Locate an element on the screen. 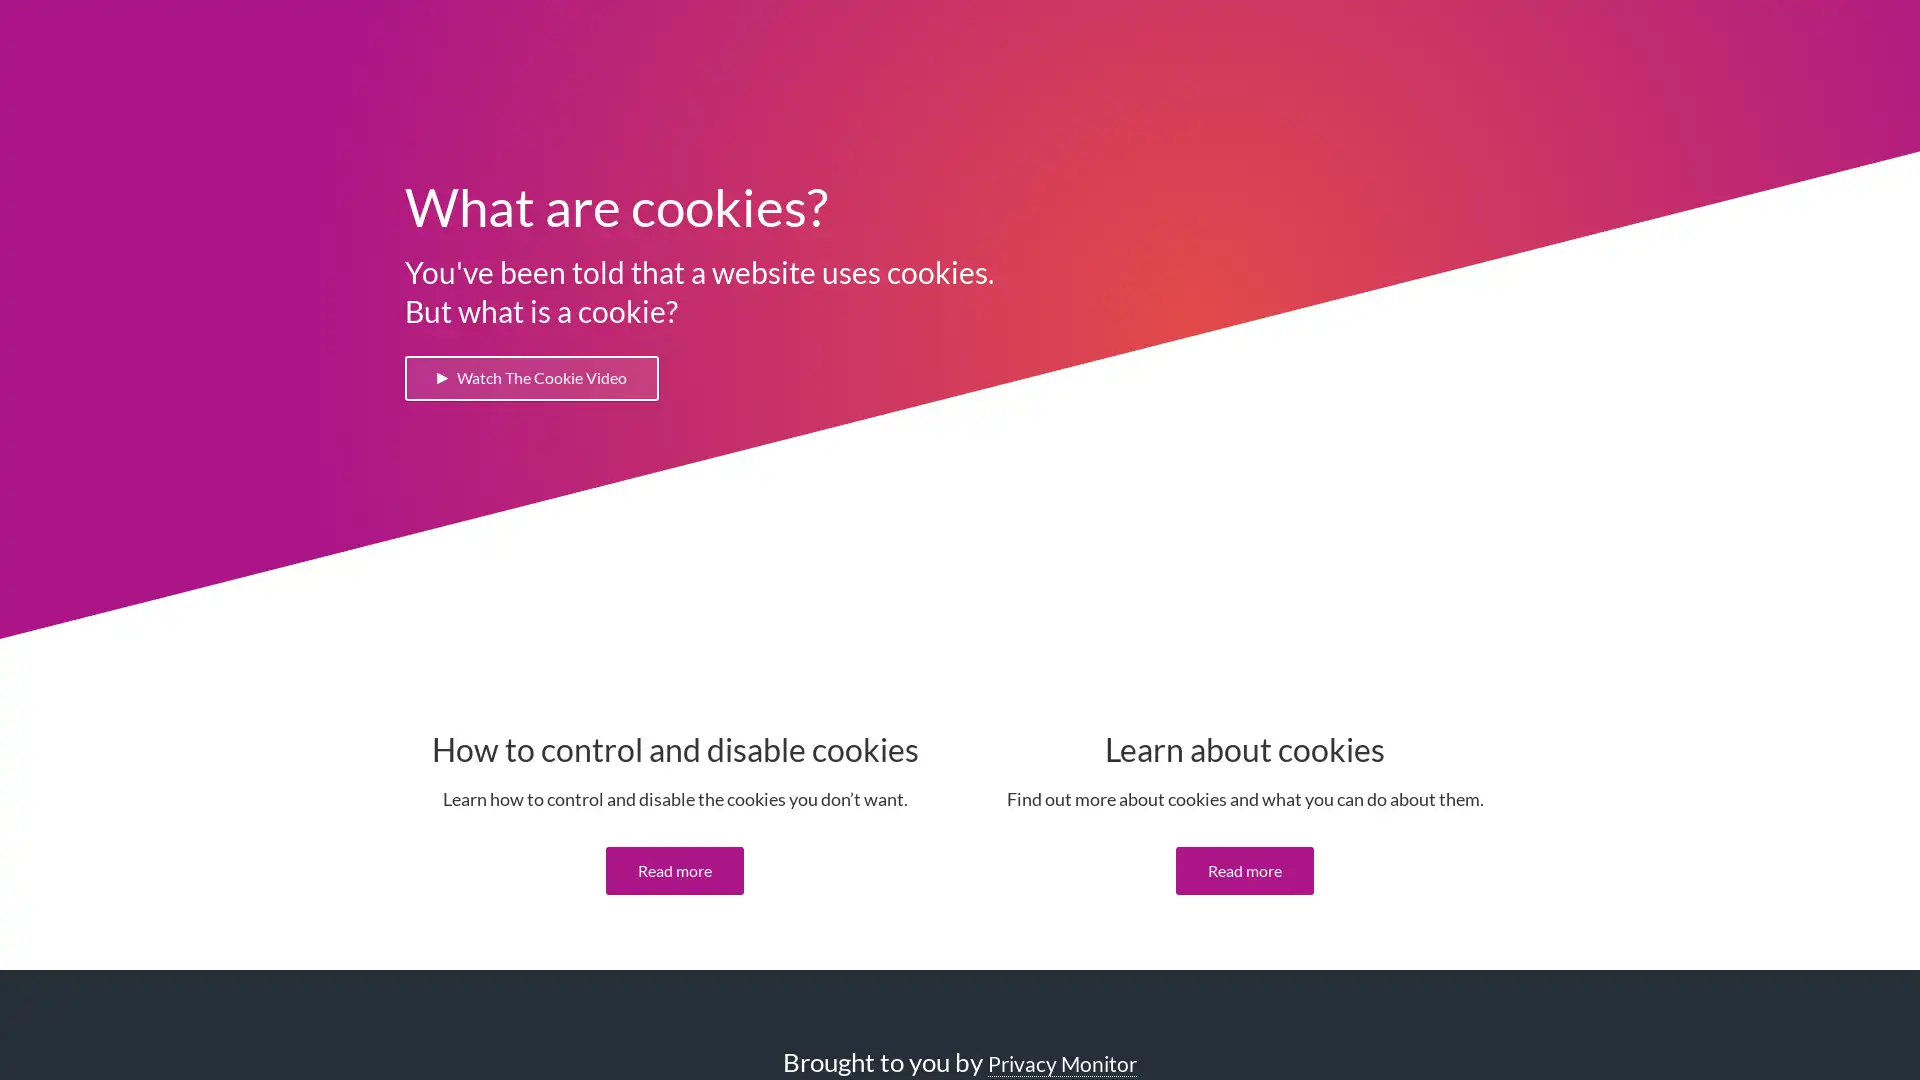  Watch The Cookie Video is located at coordinates (542, 379).